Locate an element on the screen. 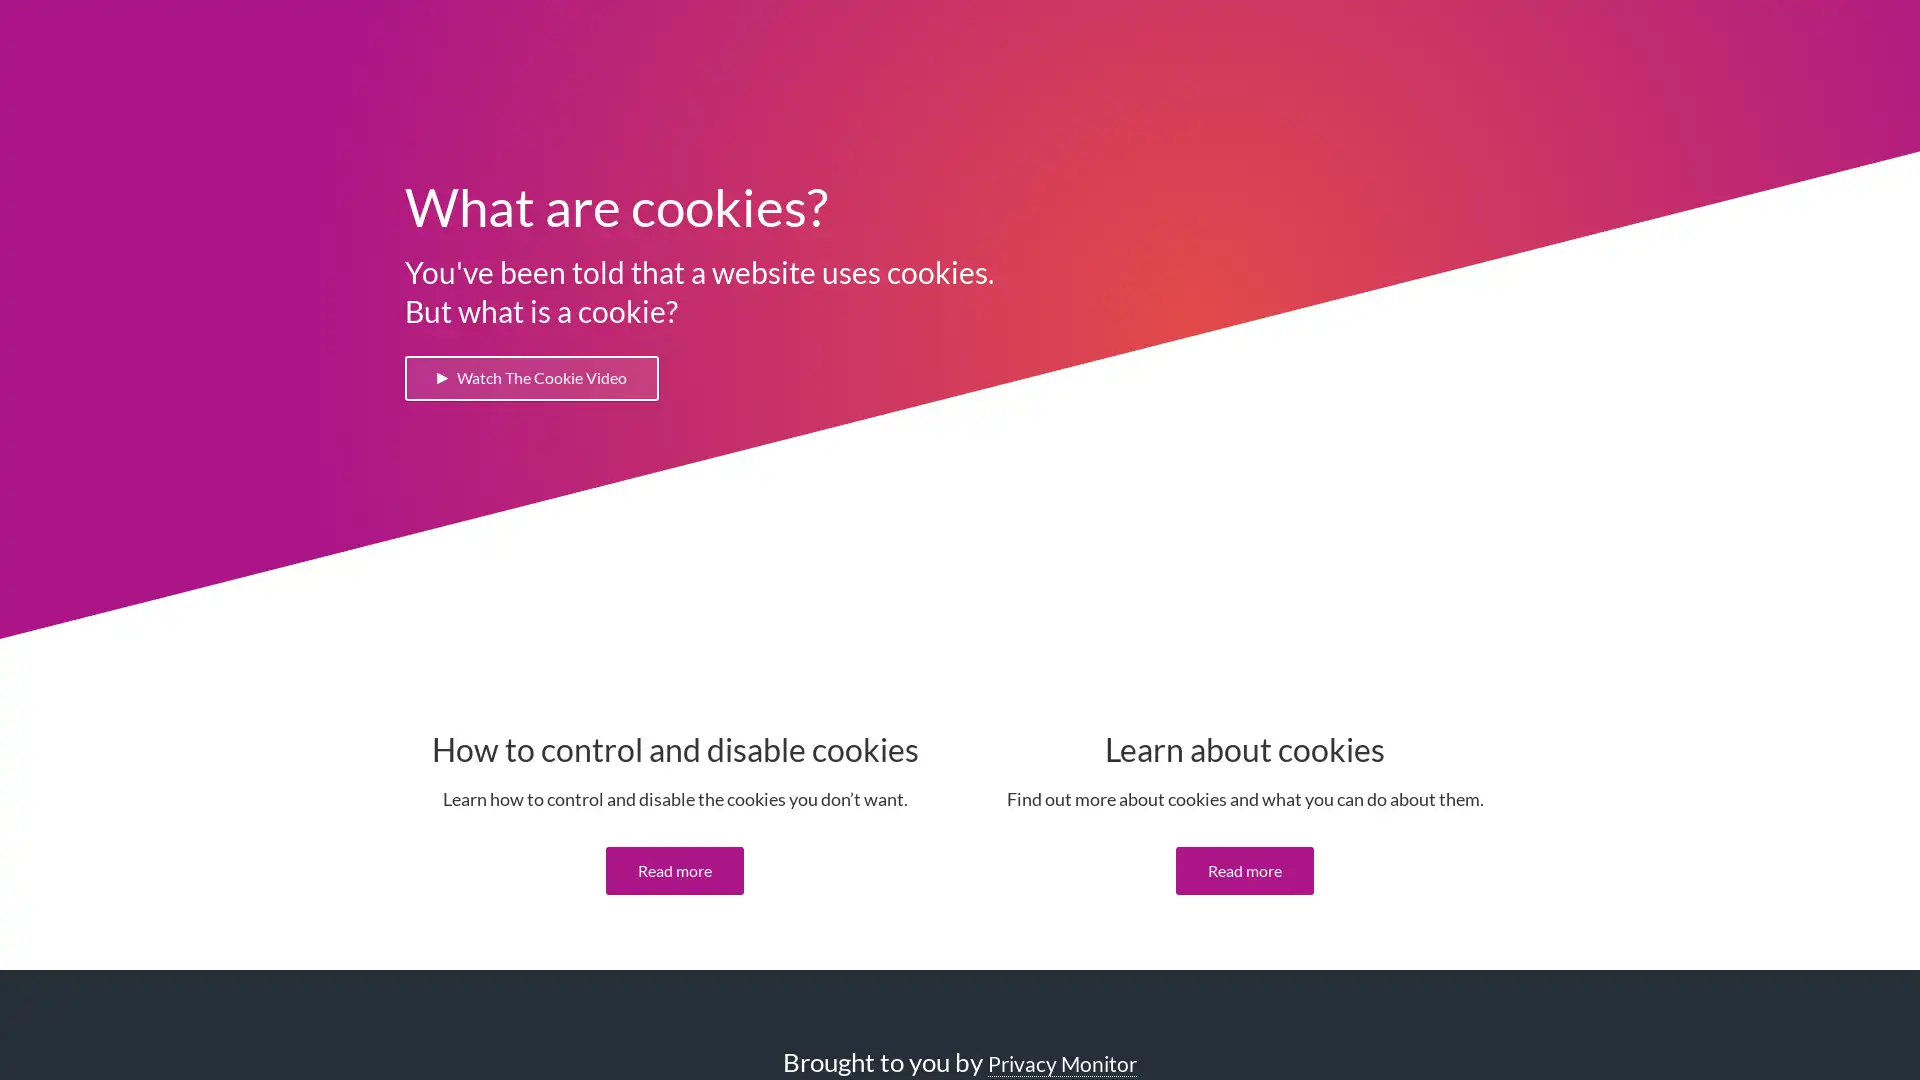  Watch The Cookie Video is located at coordinates (542, 379).